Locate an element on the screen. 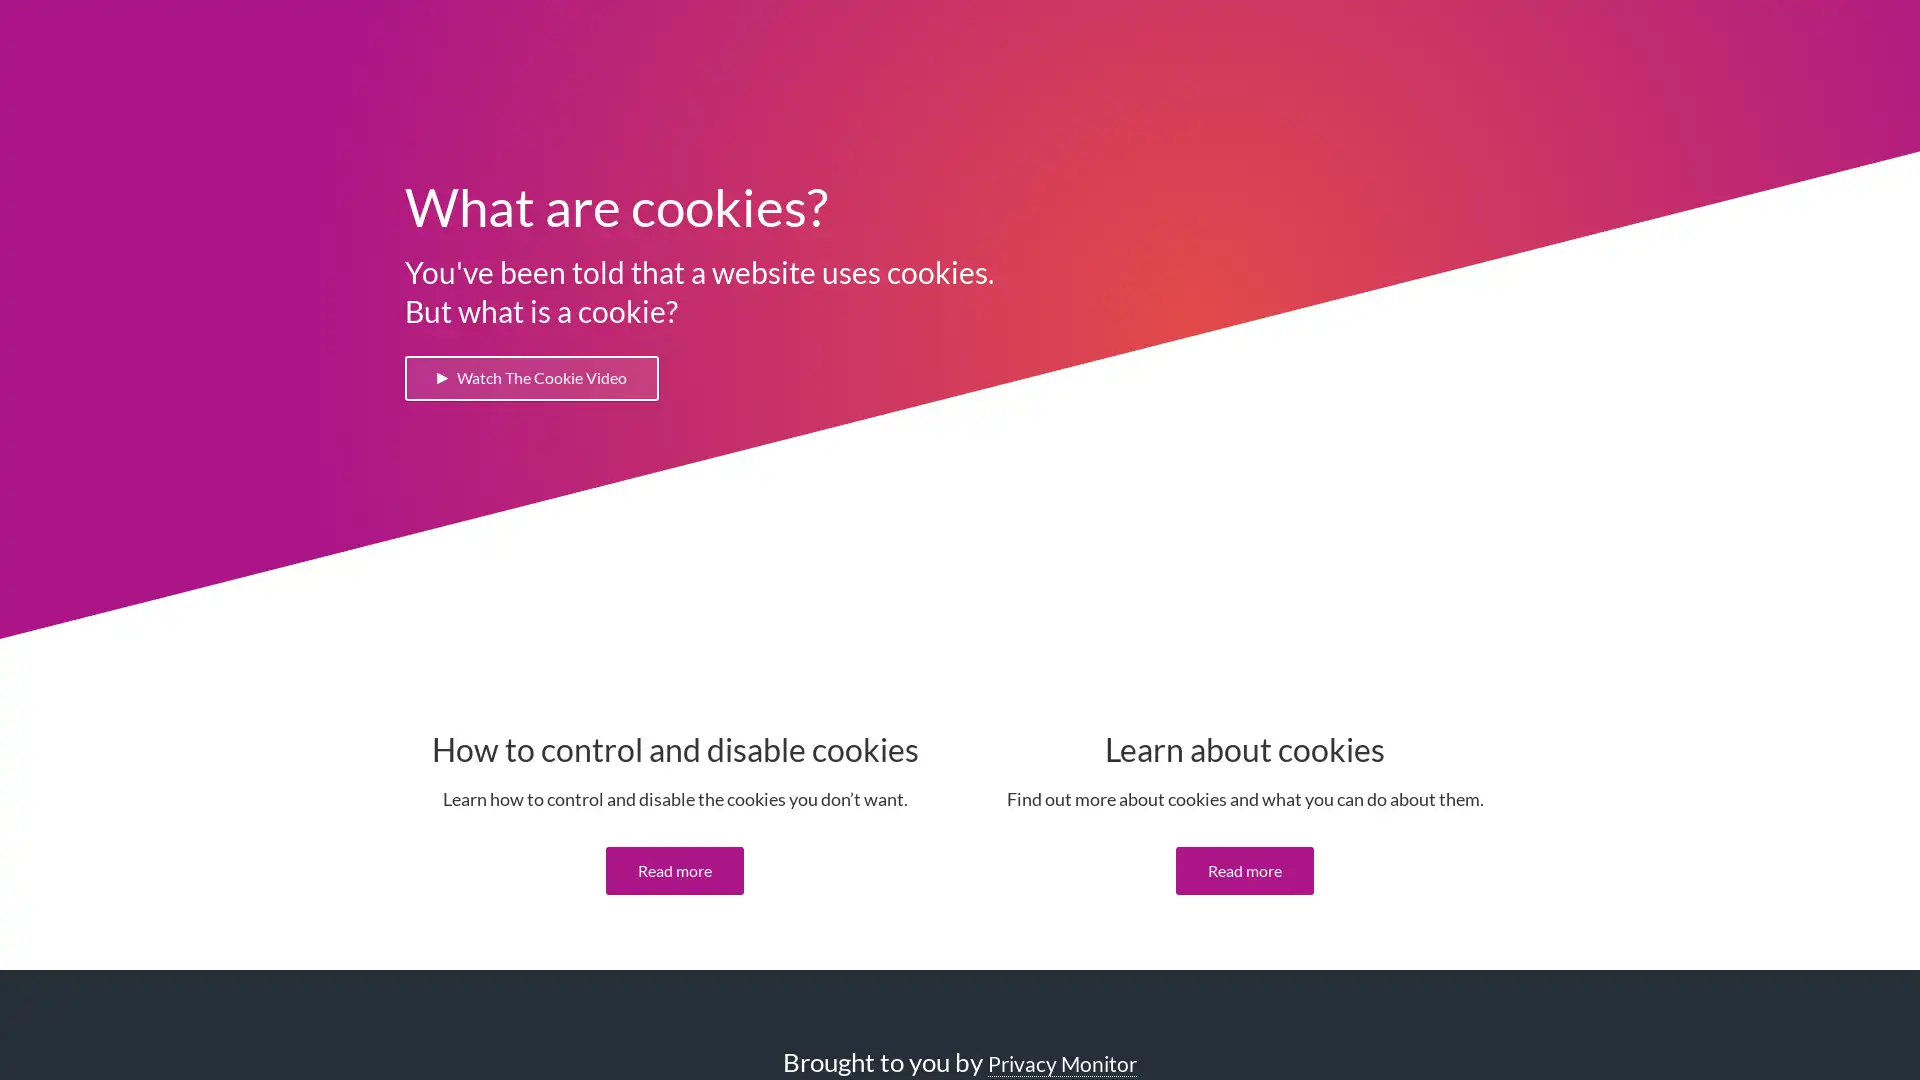  Watch The Cookie Video is located at coordinates (542, 379).